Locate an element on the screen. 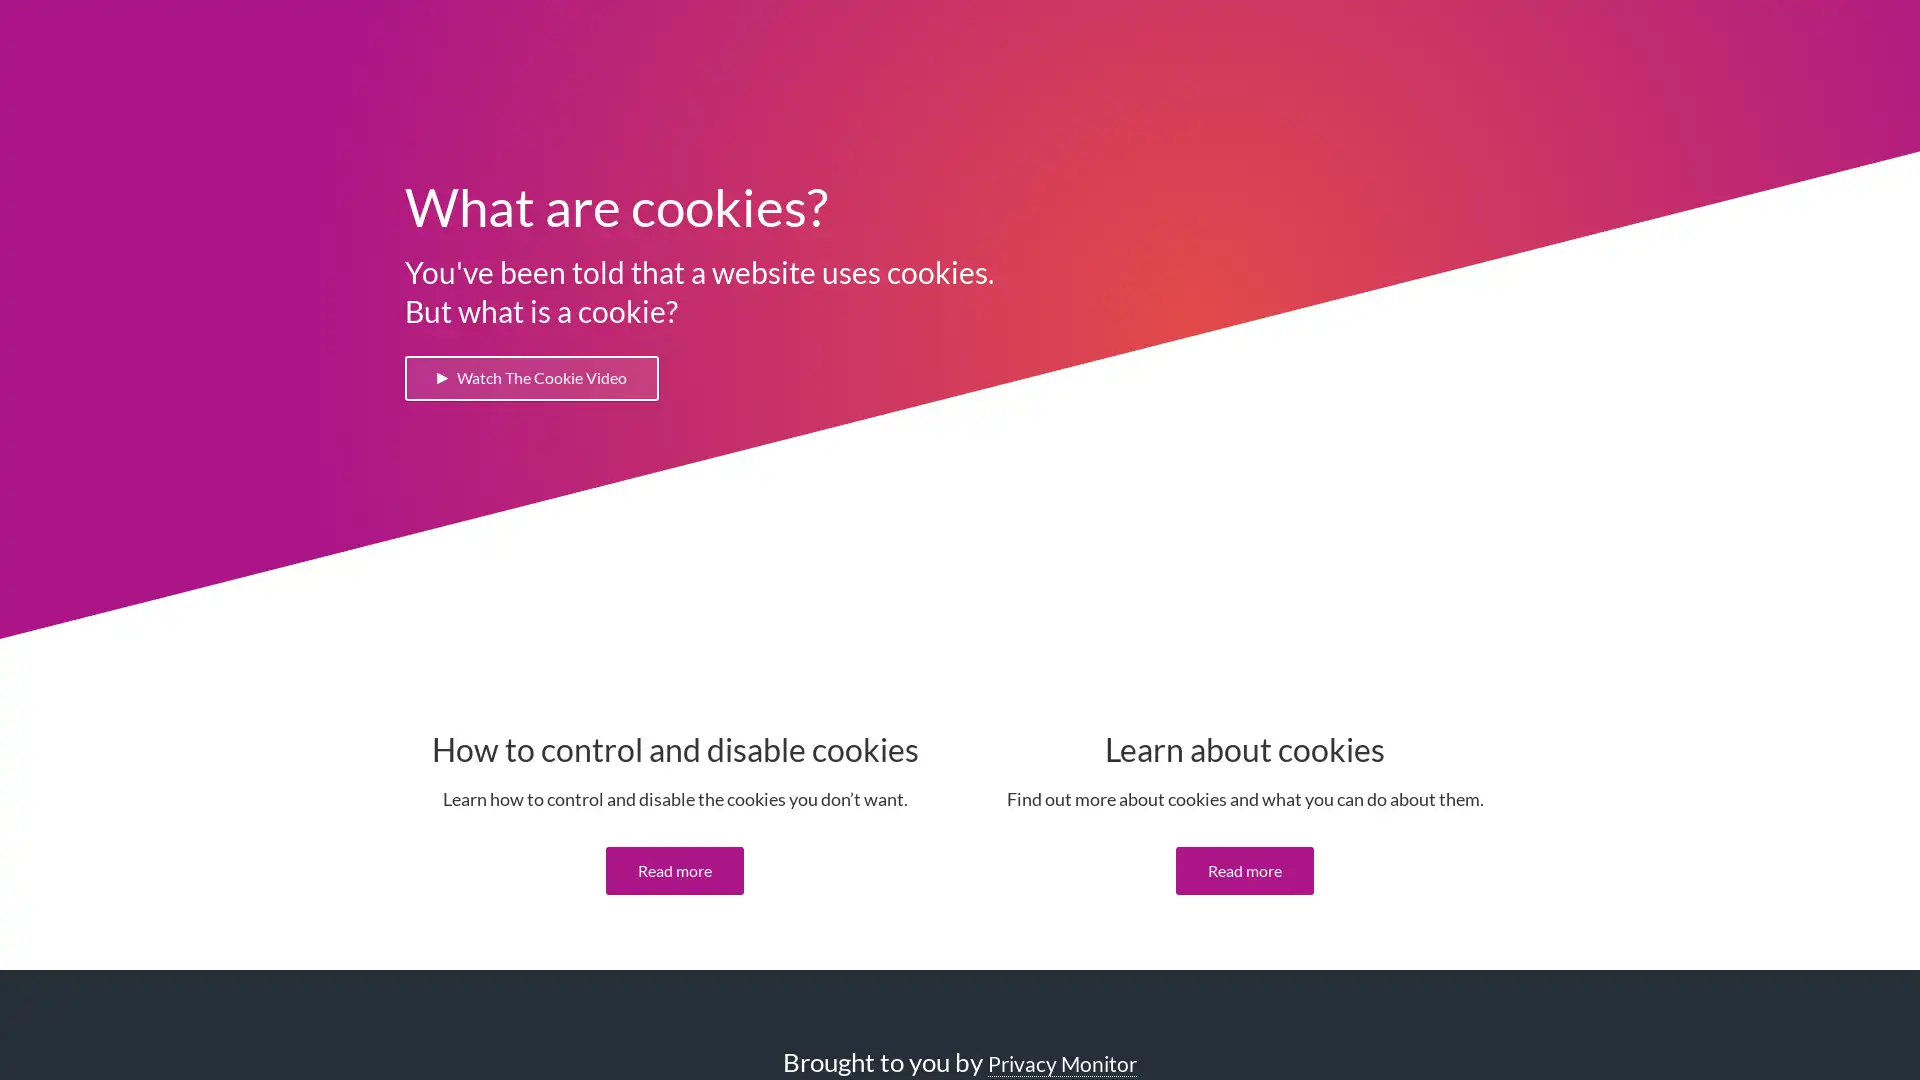  Watch The Cookie Video is located at coordinates (542, 379).